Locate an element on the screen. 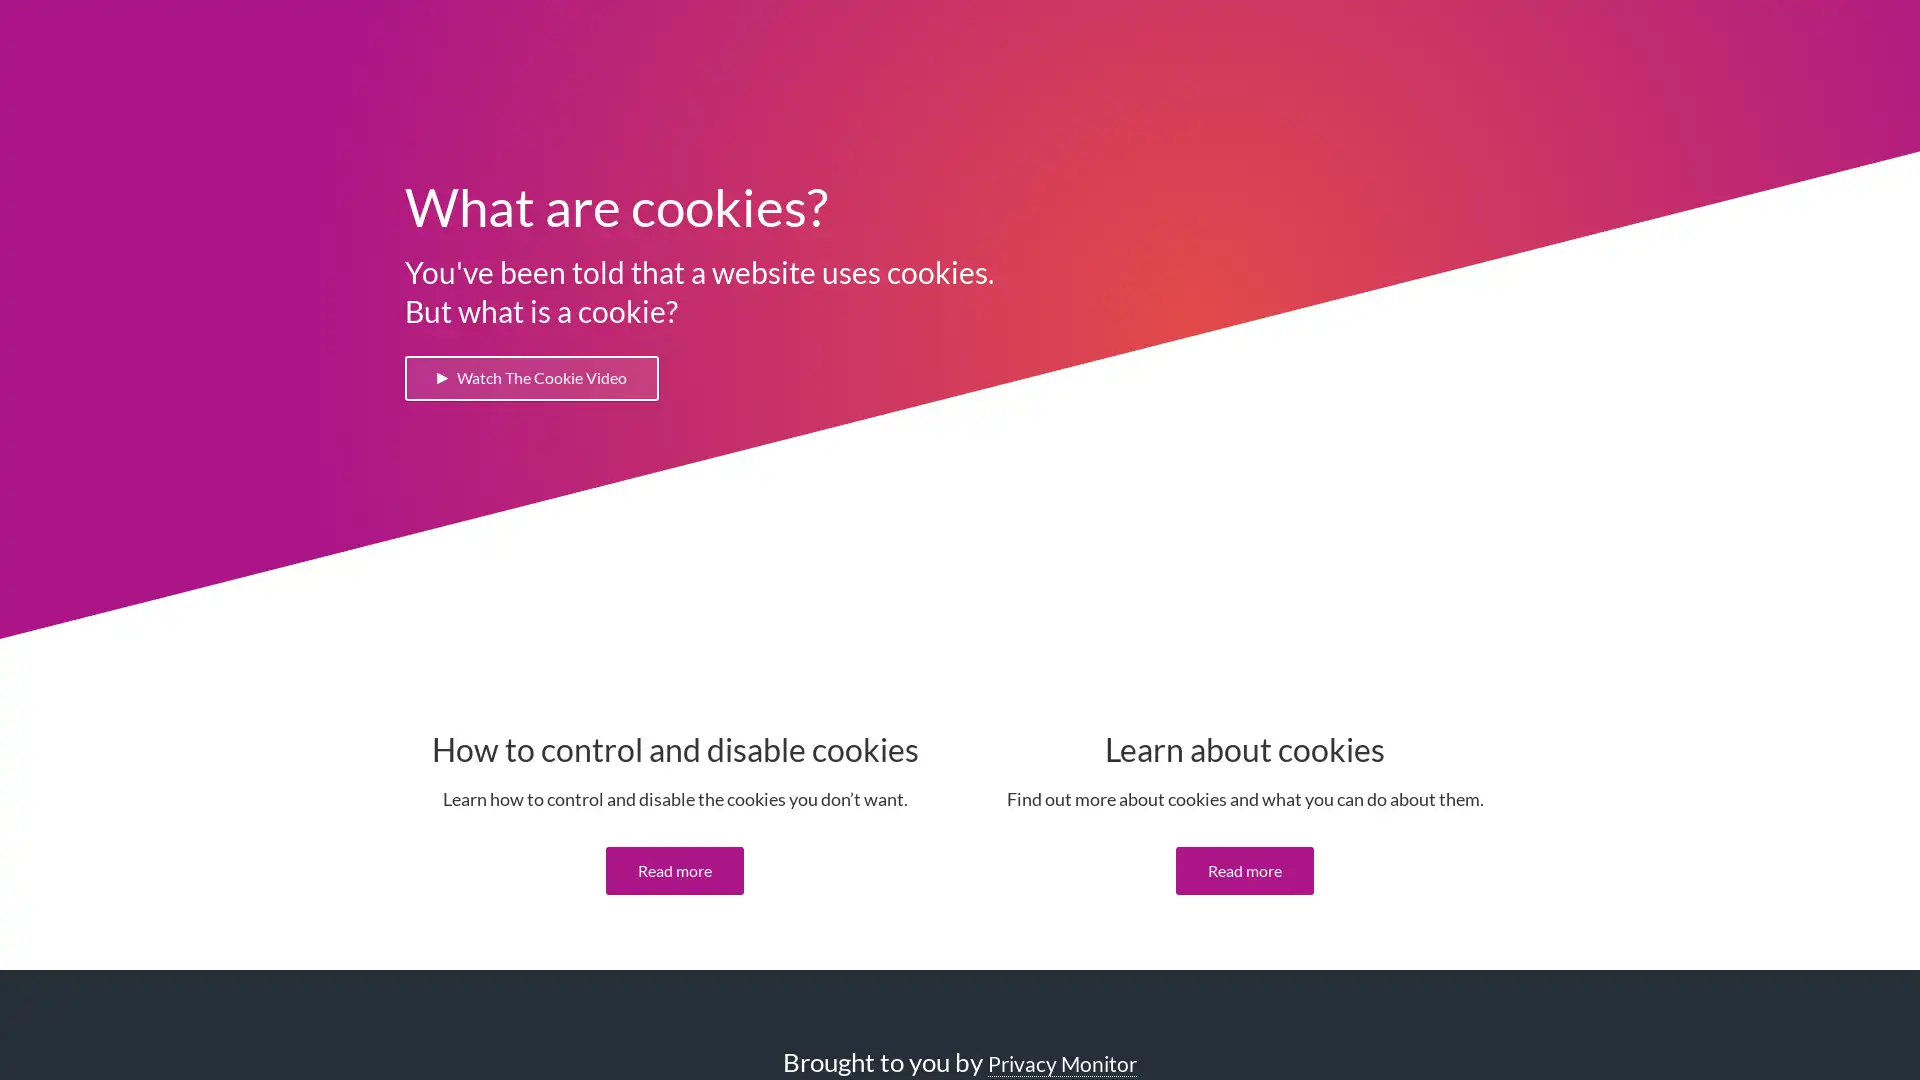  Watch The Cookie Video is located at coordinates (542, 379).